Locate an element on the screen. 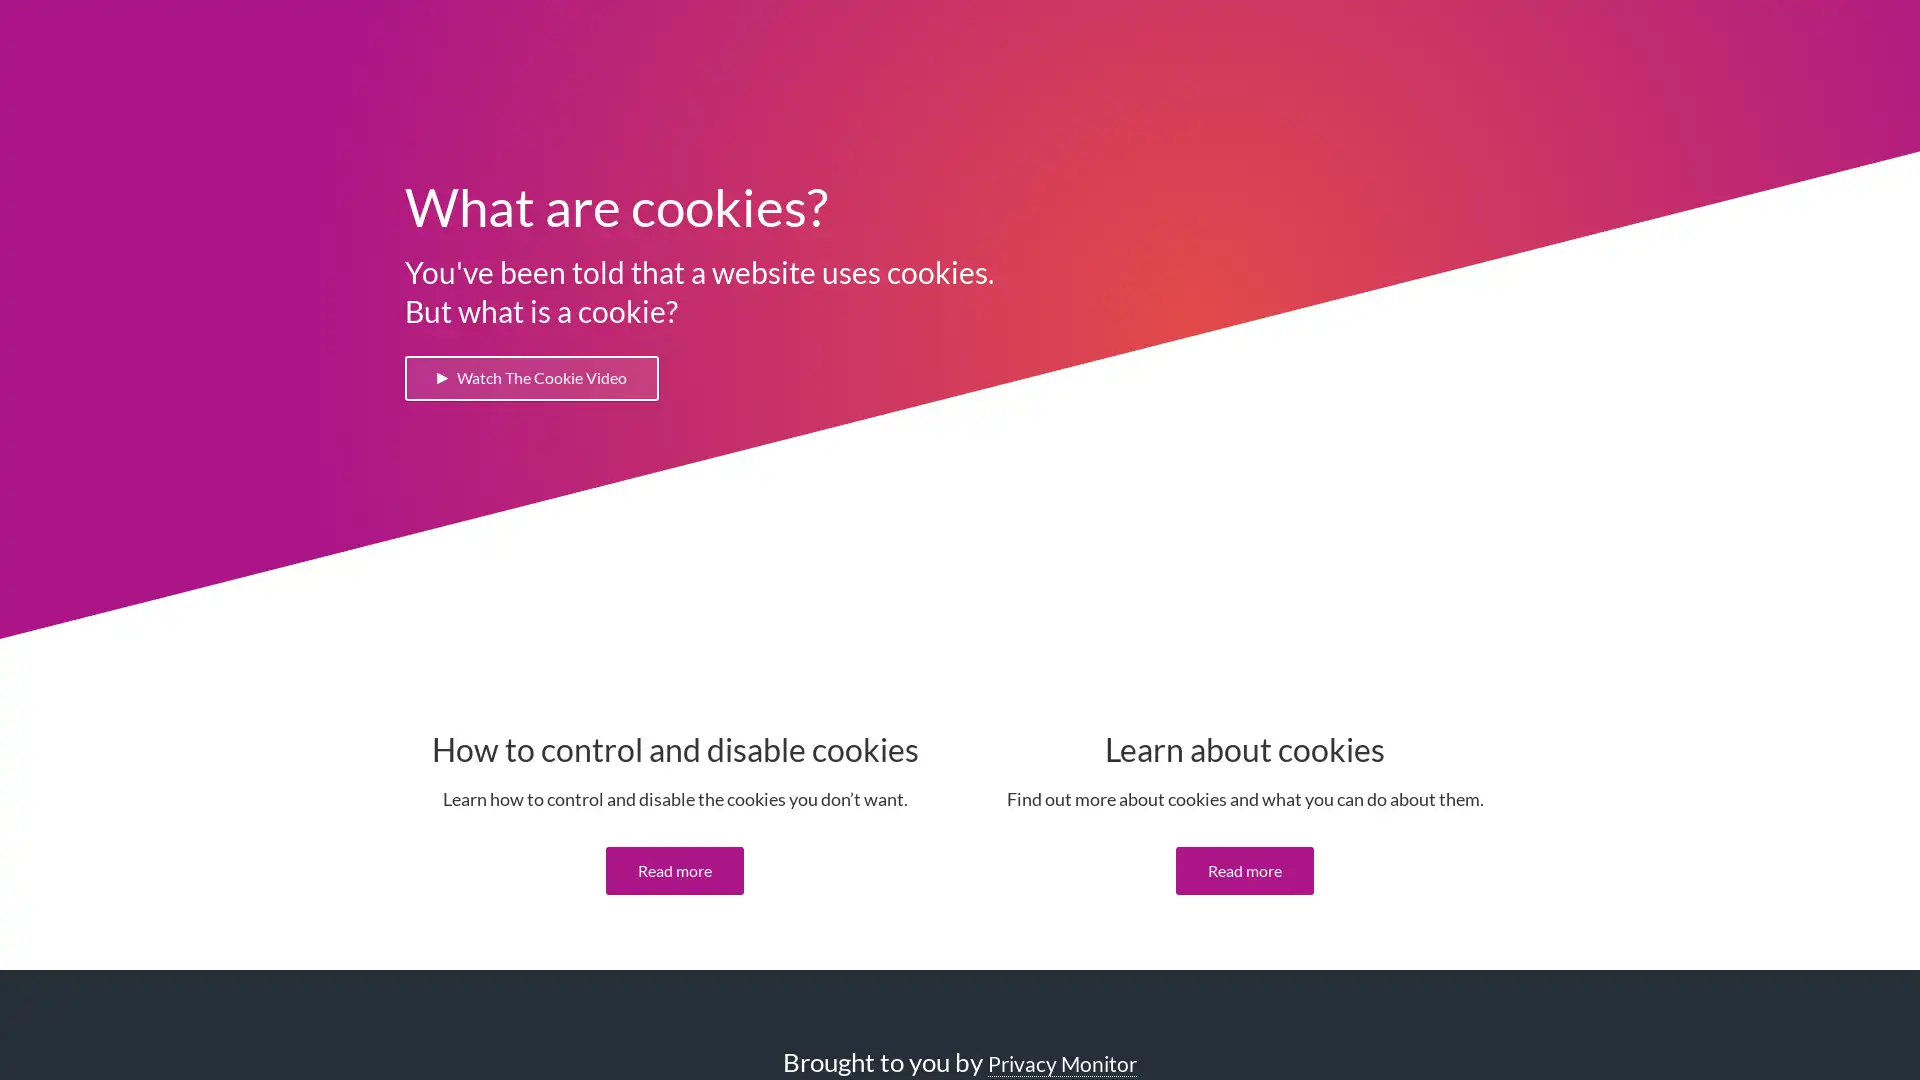  Watch The Cookie Video is located at coordinates (542, 379).